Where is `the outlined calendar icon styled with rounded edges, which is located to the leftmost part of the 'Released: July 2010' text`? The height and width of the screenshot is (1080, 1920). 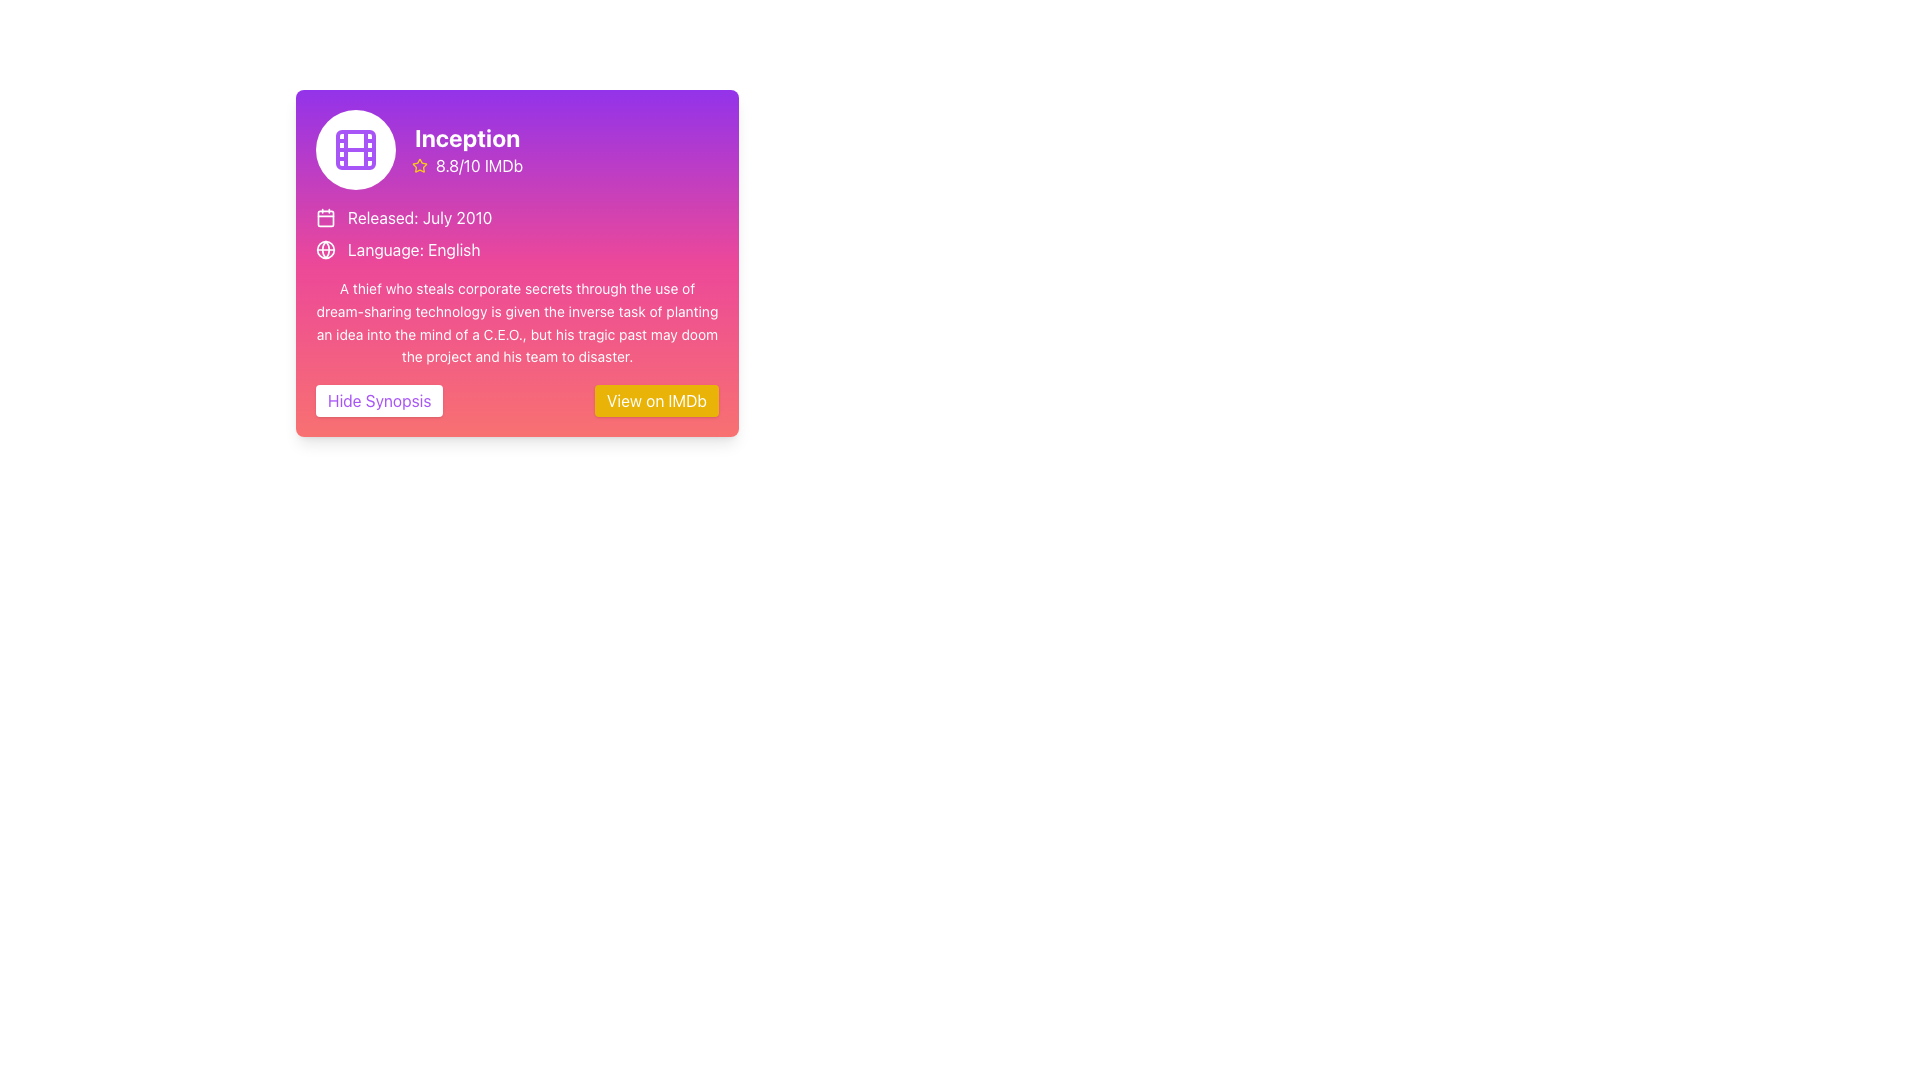
the outlined calendar icon styled with rounded edges, which is located to the leftmost part of the 'Released: July 2010' text is located at coordinates (326, 218).